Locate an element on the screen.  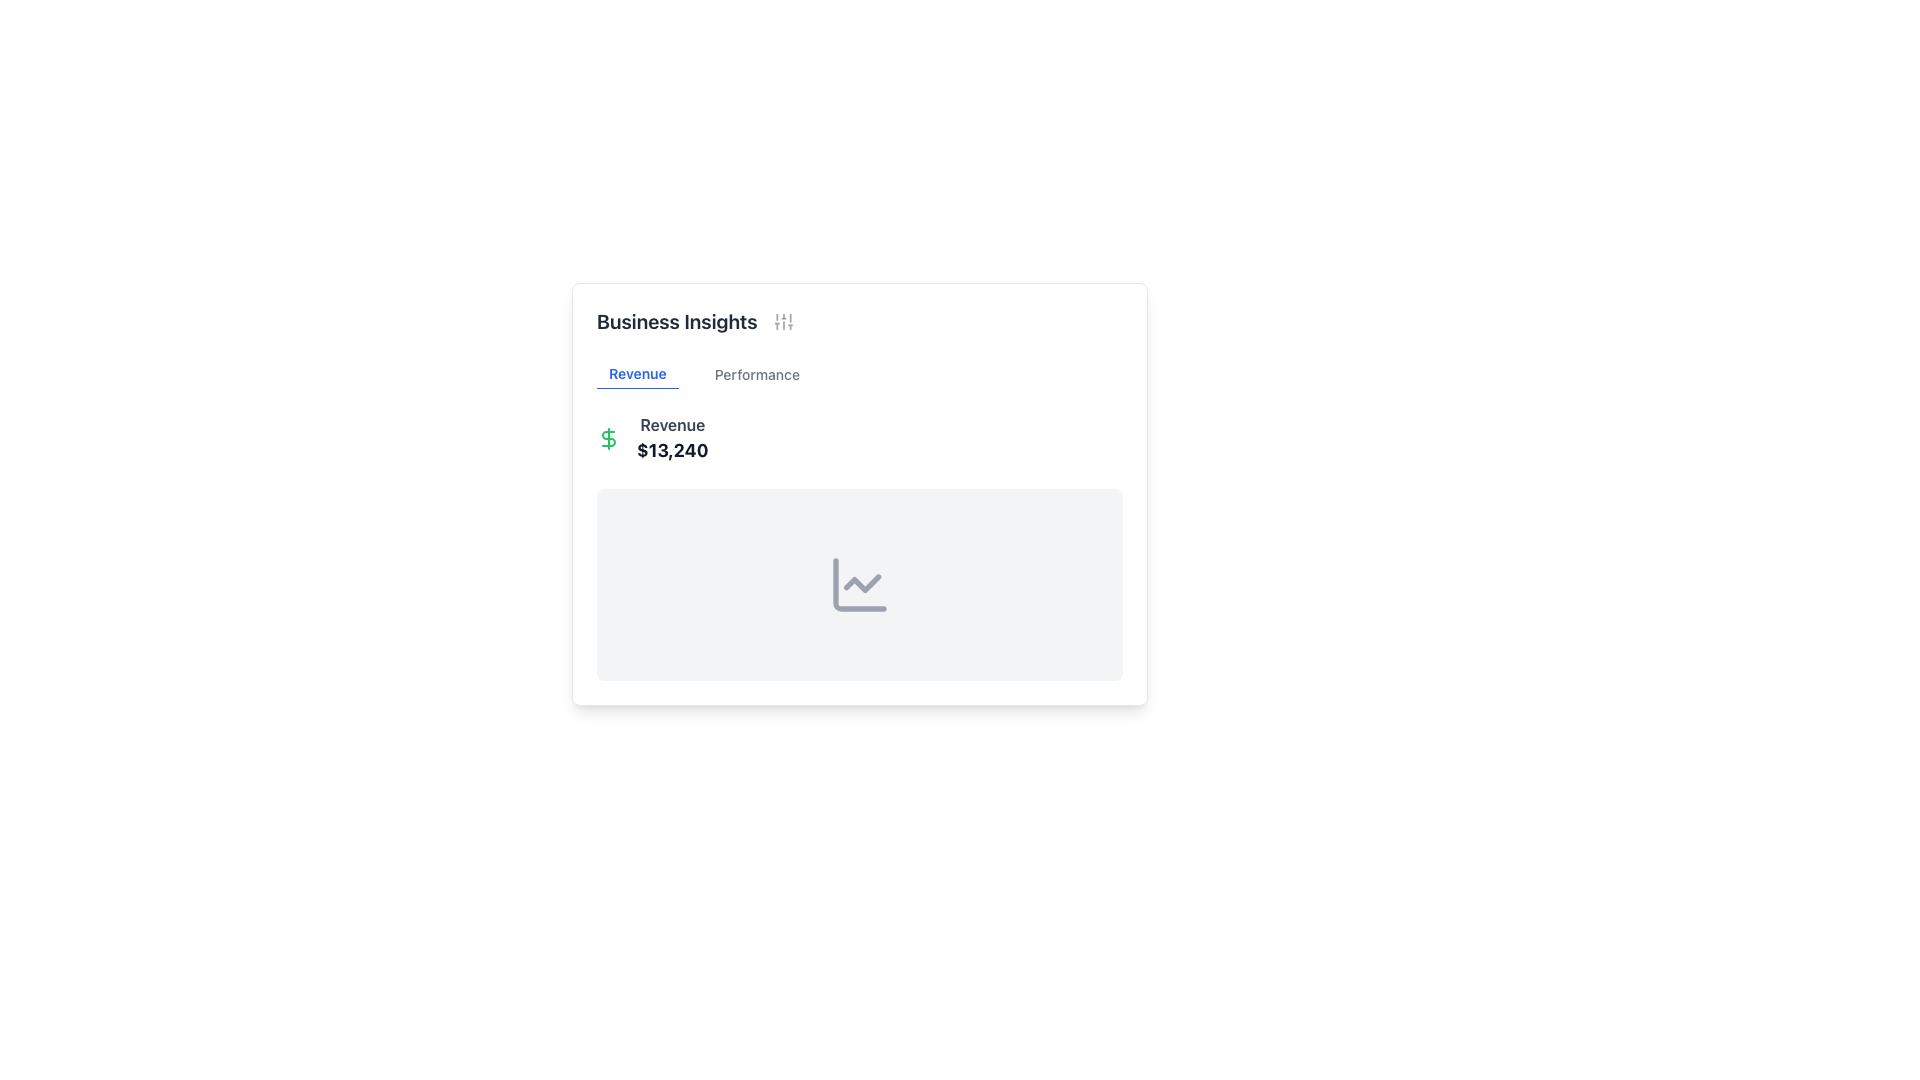
the Text Display element that shows 'Revenue' and '$13,240', which is vertically aligned with the dollar icon on the right is located at coordinates (672, 438).